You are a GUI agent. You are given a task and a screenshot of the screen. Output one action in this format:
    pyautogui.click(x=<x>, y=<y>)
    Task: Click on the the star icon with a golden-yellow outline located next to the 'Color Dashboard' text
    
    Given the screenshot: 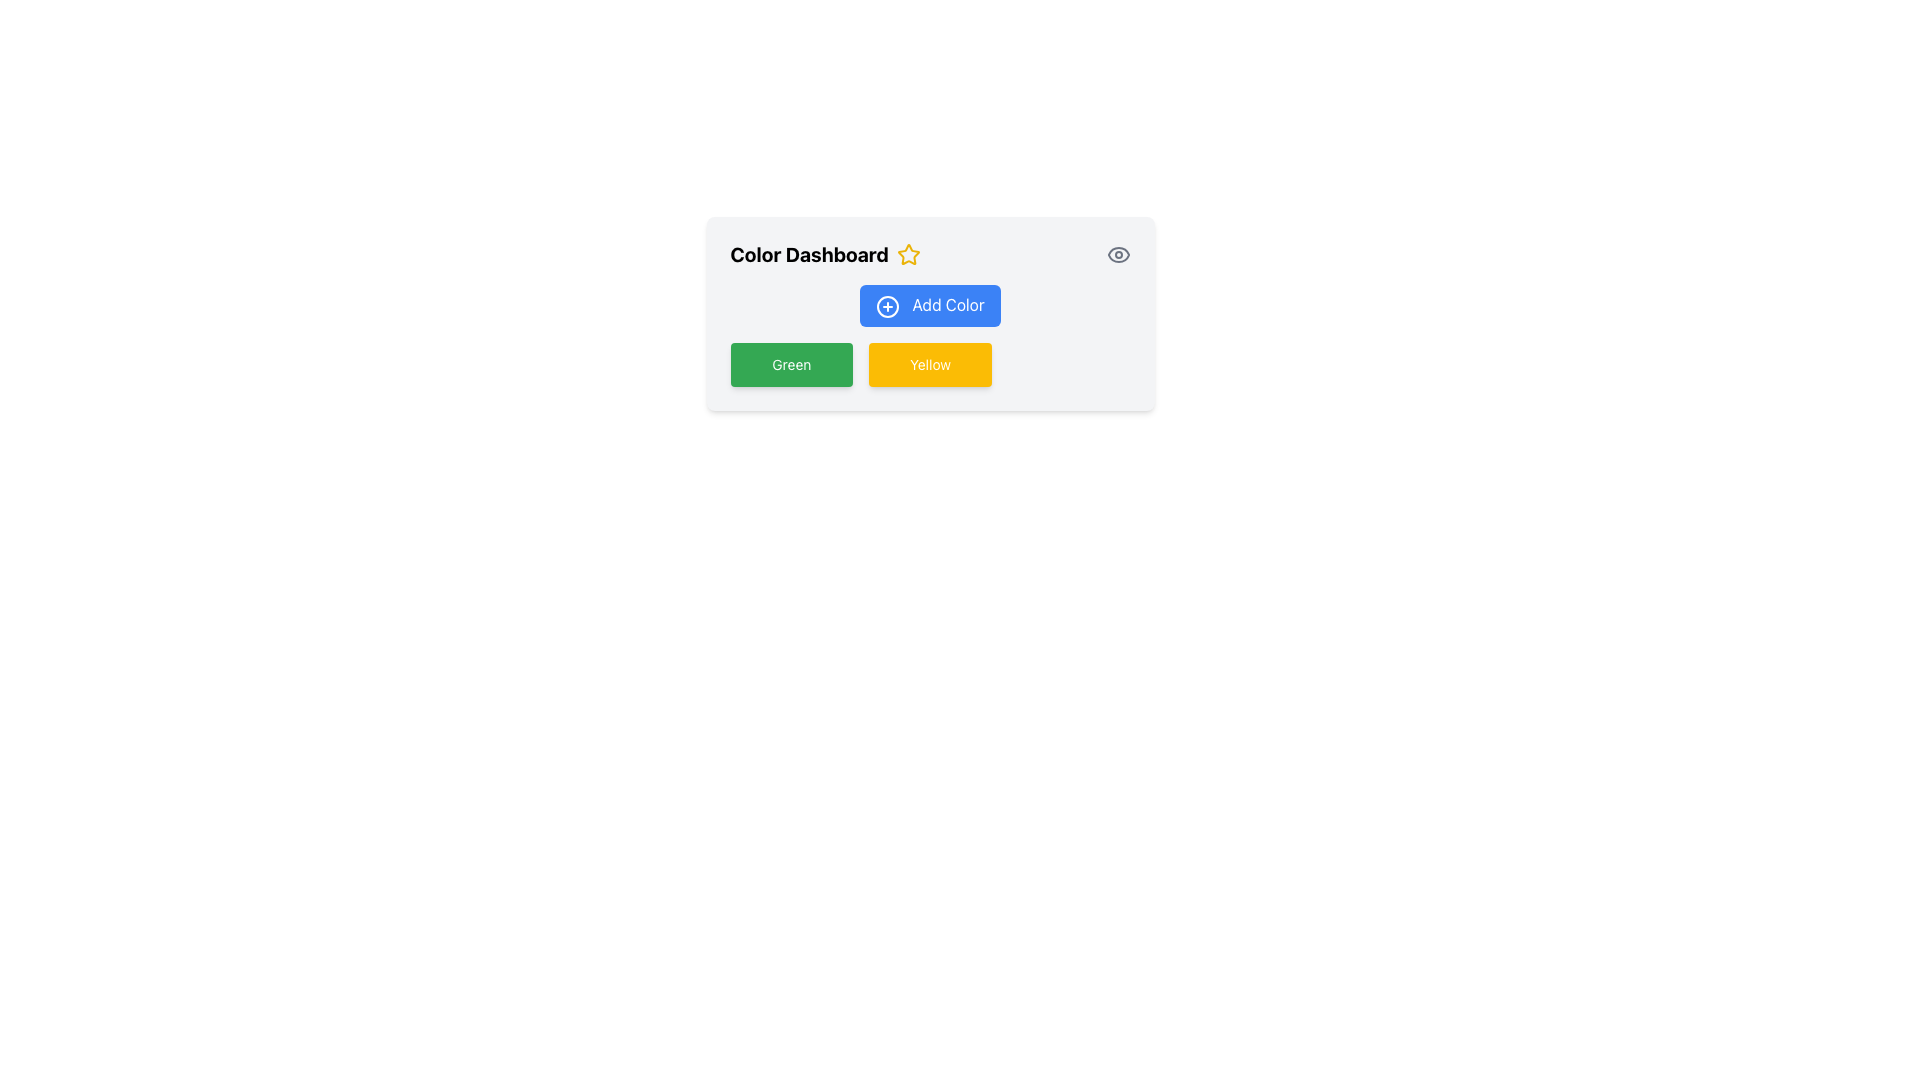 What is the action you would take?
    pyautogui.click(x=907, y=253)
    